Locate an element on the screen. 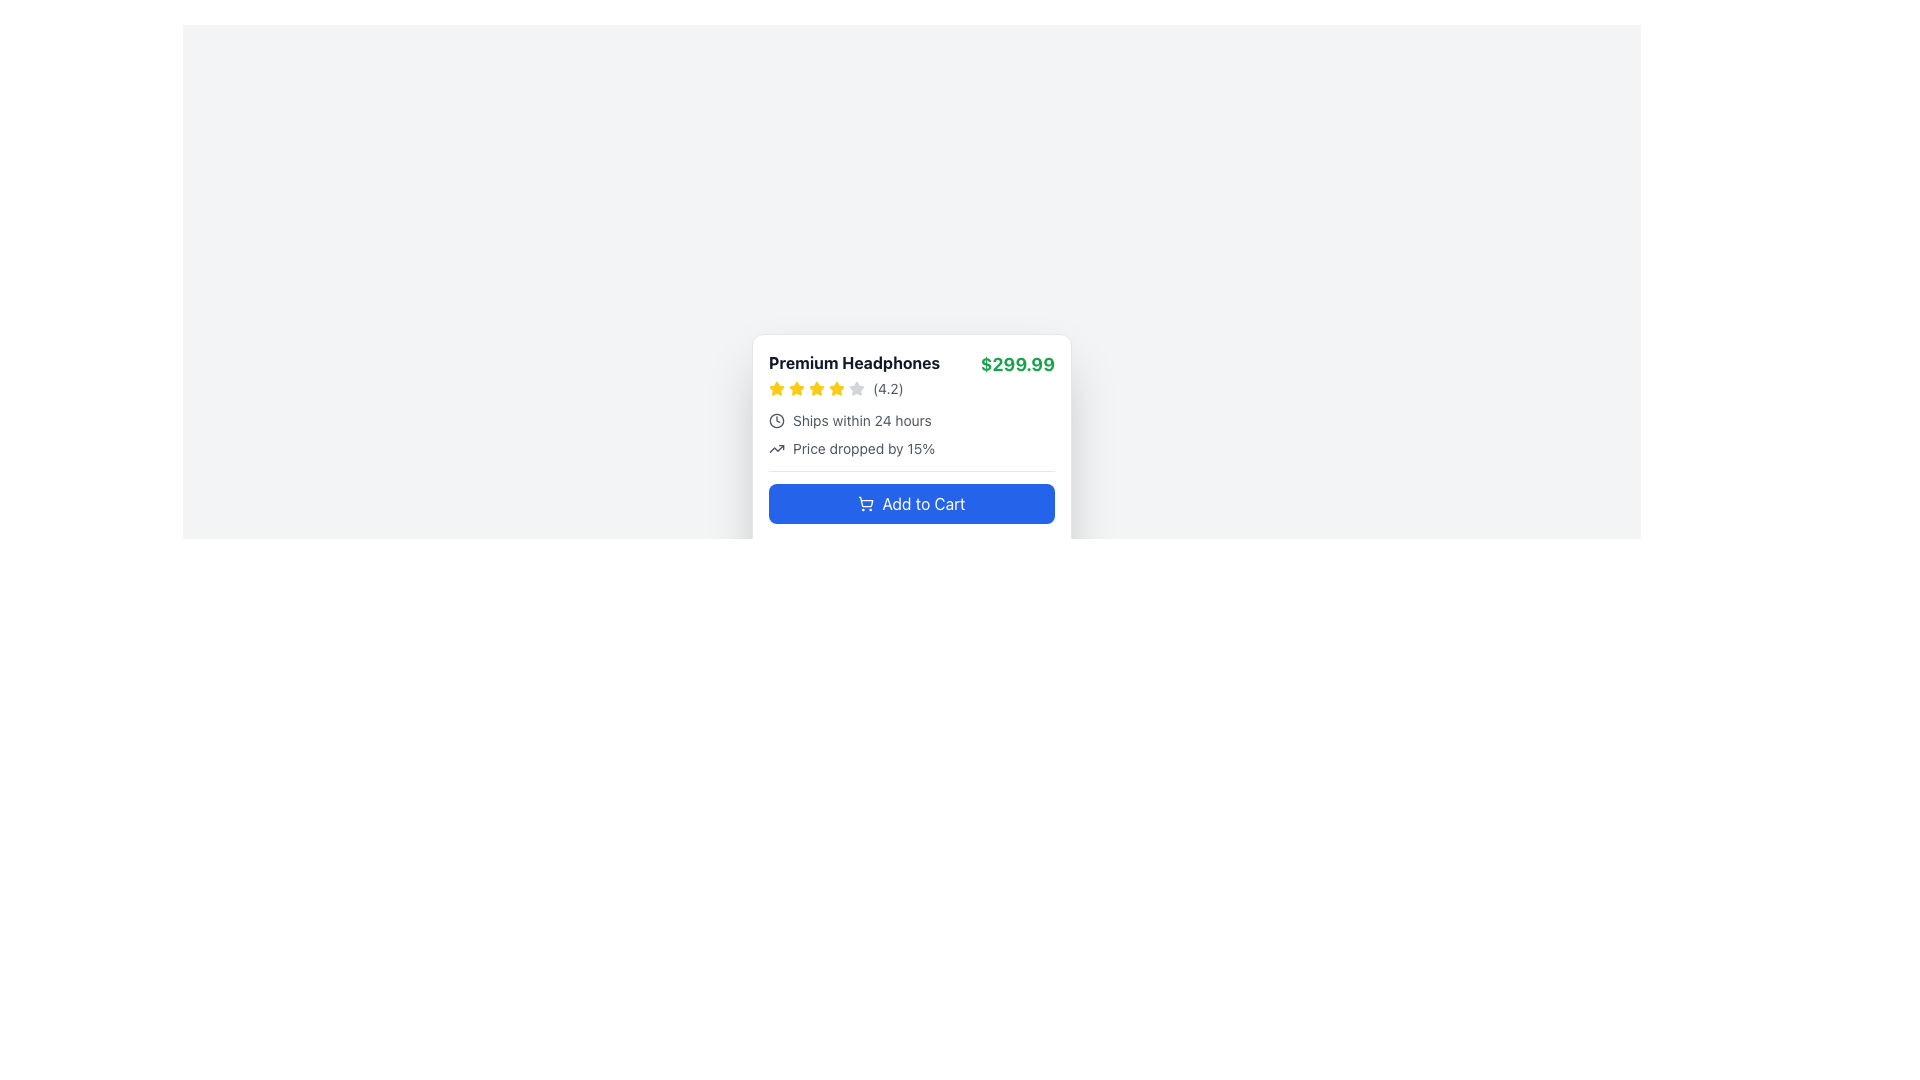 Image resolution: width=1920 pixels, height=1080 pixels. the third star-shaped icon in a horizontal row of five stars that indicates a rating-related context, located below the product title is located at coordinates (856, 388).